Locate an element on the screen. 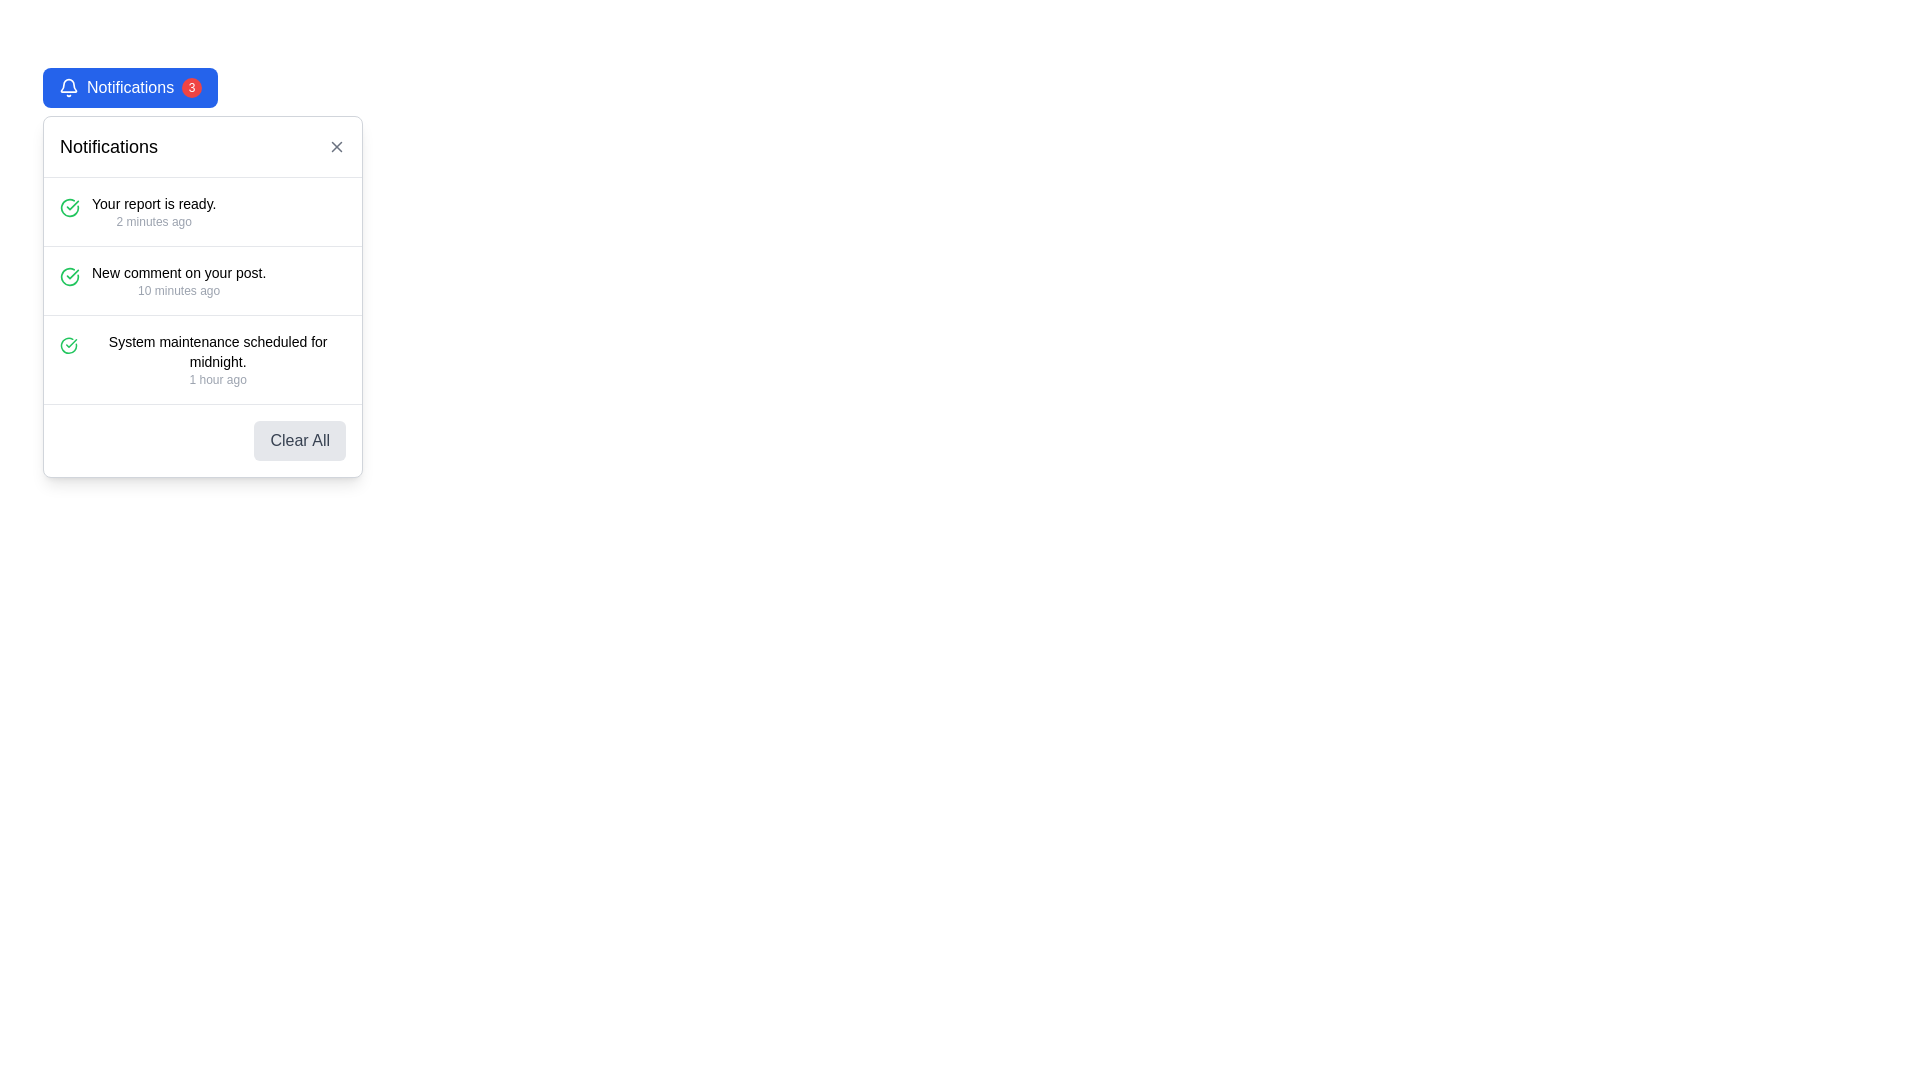 Image resolution: width=1920 pixels, height=1080 pixels. text displayed as 'System maintenance scheduled for midnight.' located in the third notification of the notification panel is located at coordinates (218, 350).